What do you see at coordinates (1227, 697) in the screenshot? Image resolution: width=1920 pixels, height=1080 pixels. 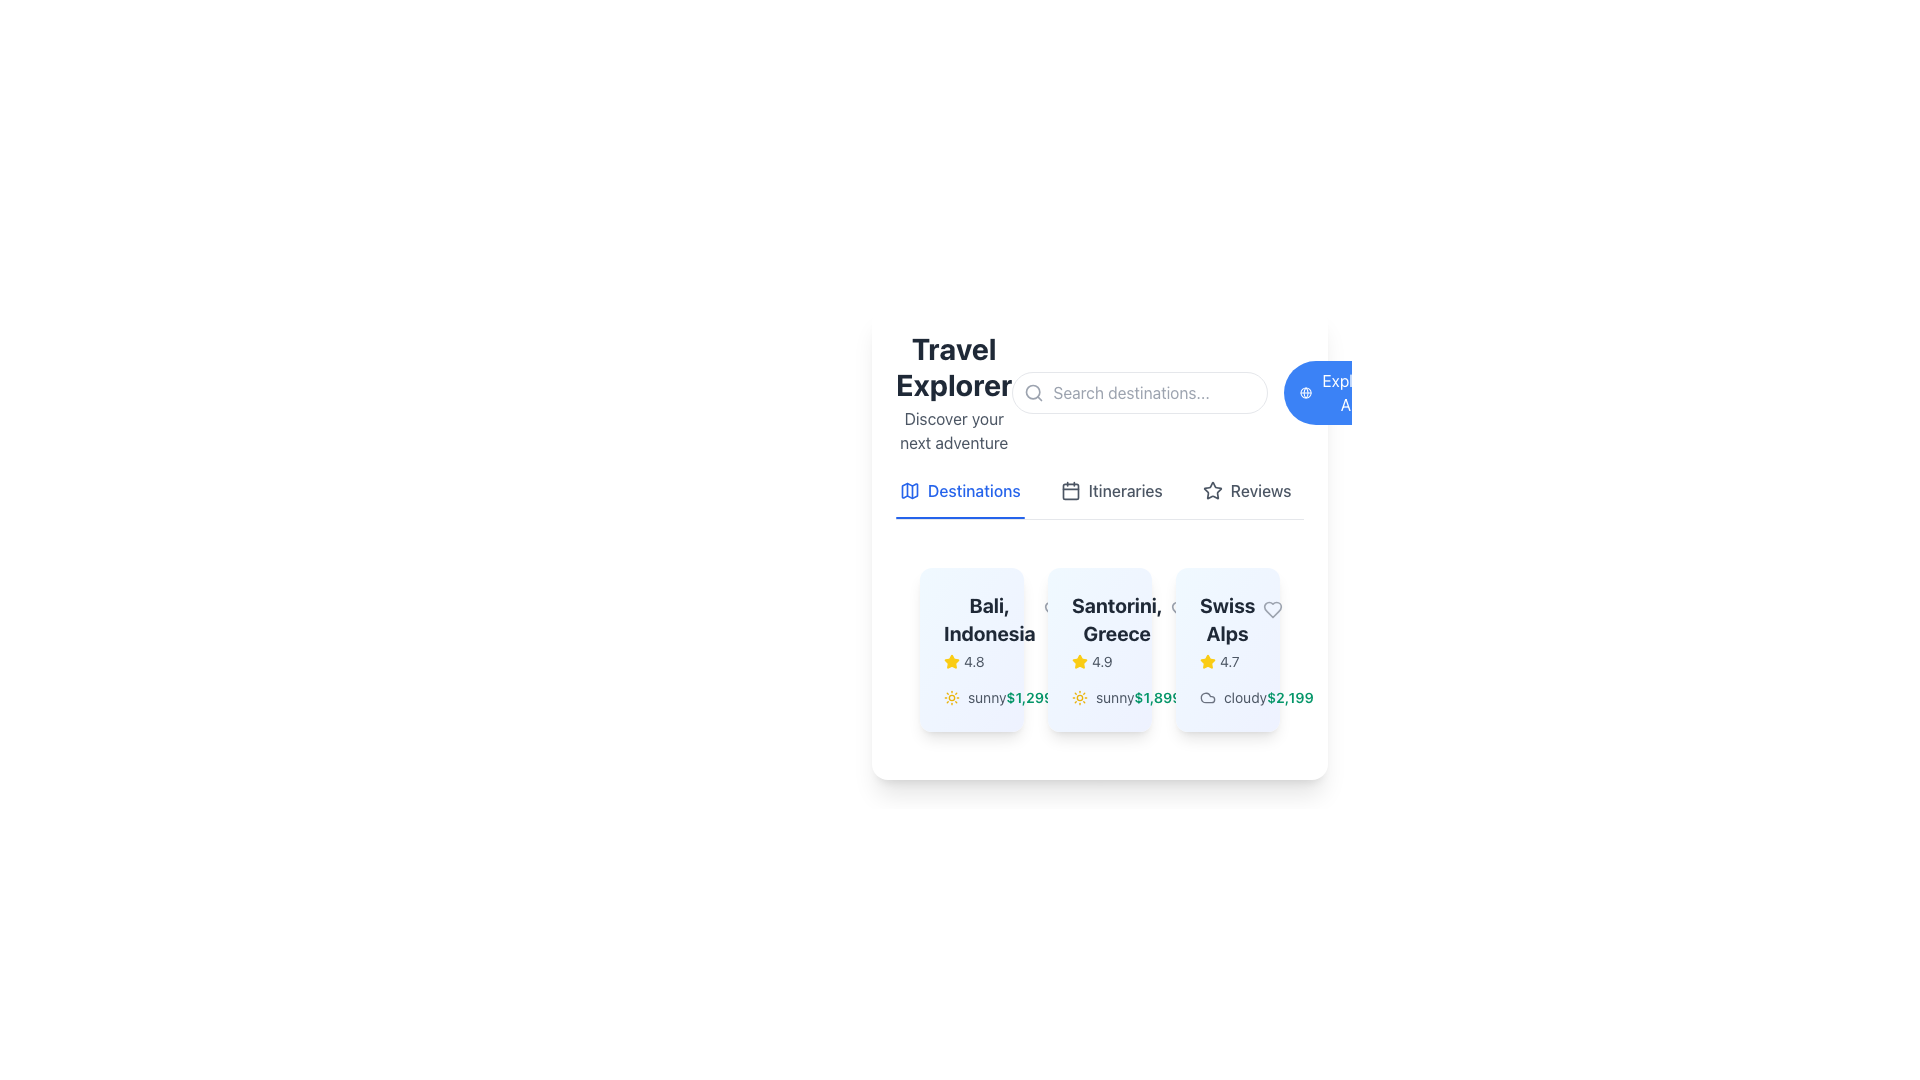 I see `the weather information and cost displayed in the text and icon composite located at the bottom of the 'Swiss Alps' card, which indicates 'cloudy' weather and a price of '$2,199'` at bounding box center [1227, 697].